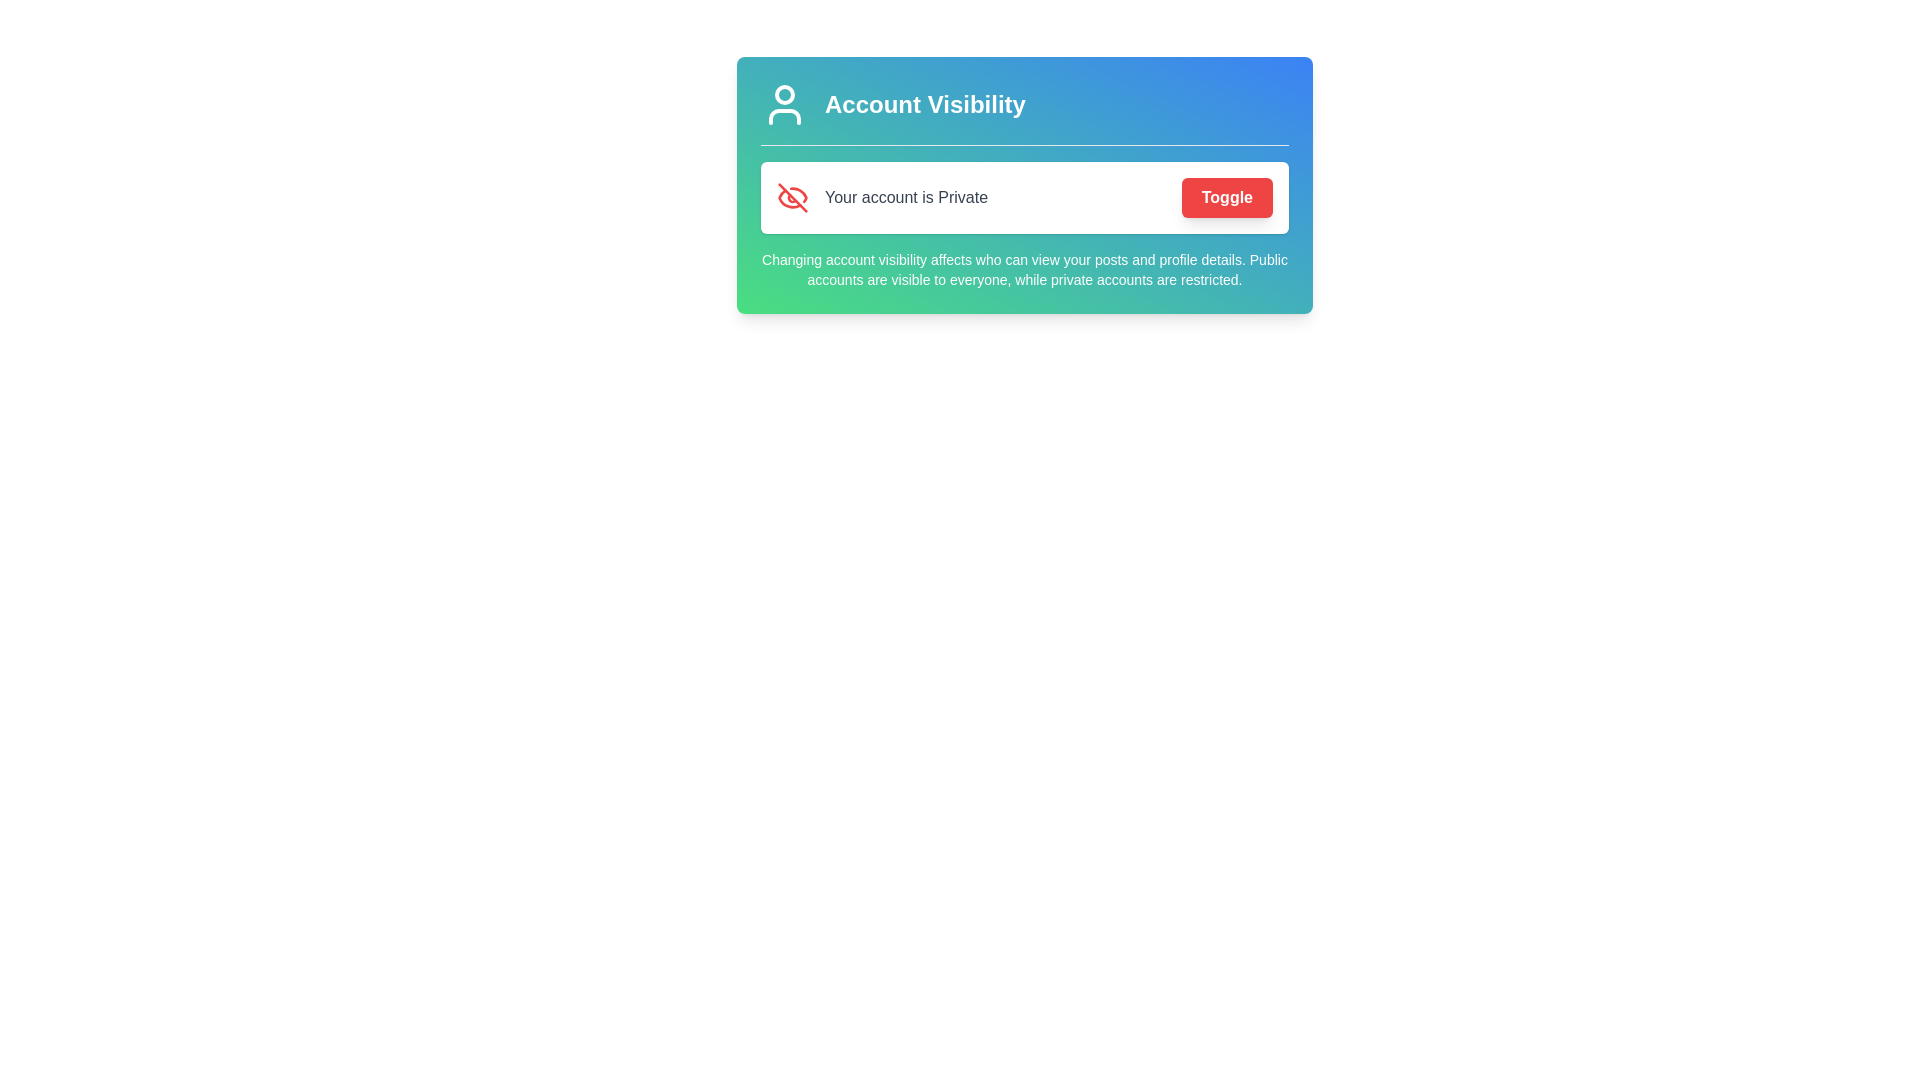 This screenshot has width=1920, height=1080. What do you see at coordinates (1025, 270) in the screenshot?
I see `the text display explaining the implications of changing account visibility settings, which is located below the toggleable private account status indicator and within a blue-to-green gradient background` at bounding box center [1025, 270].